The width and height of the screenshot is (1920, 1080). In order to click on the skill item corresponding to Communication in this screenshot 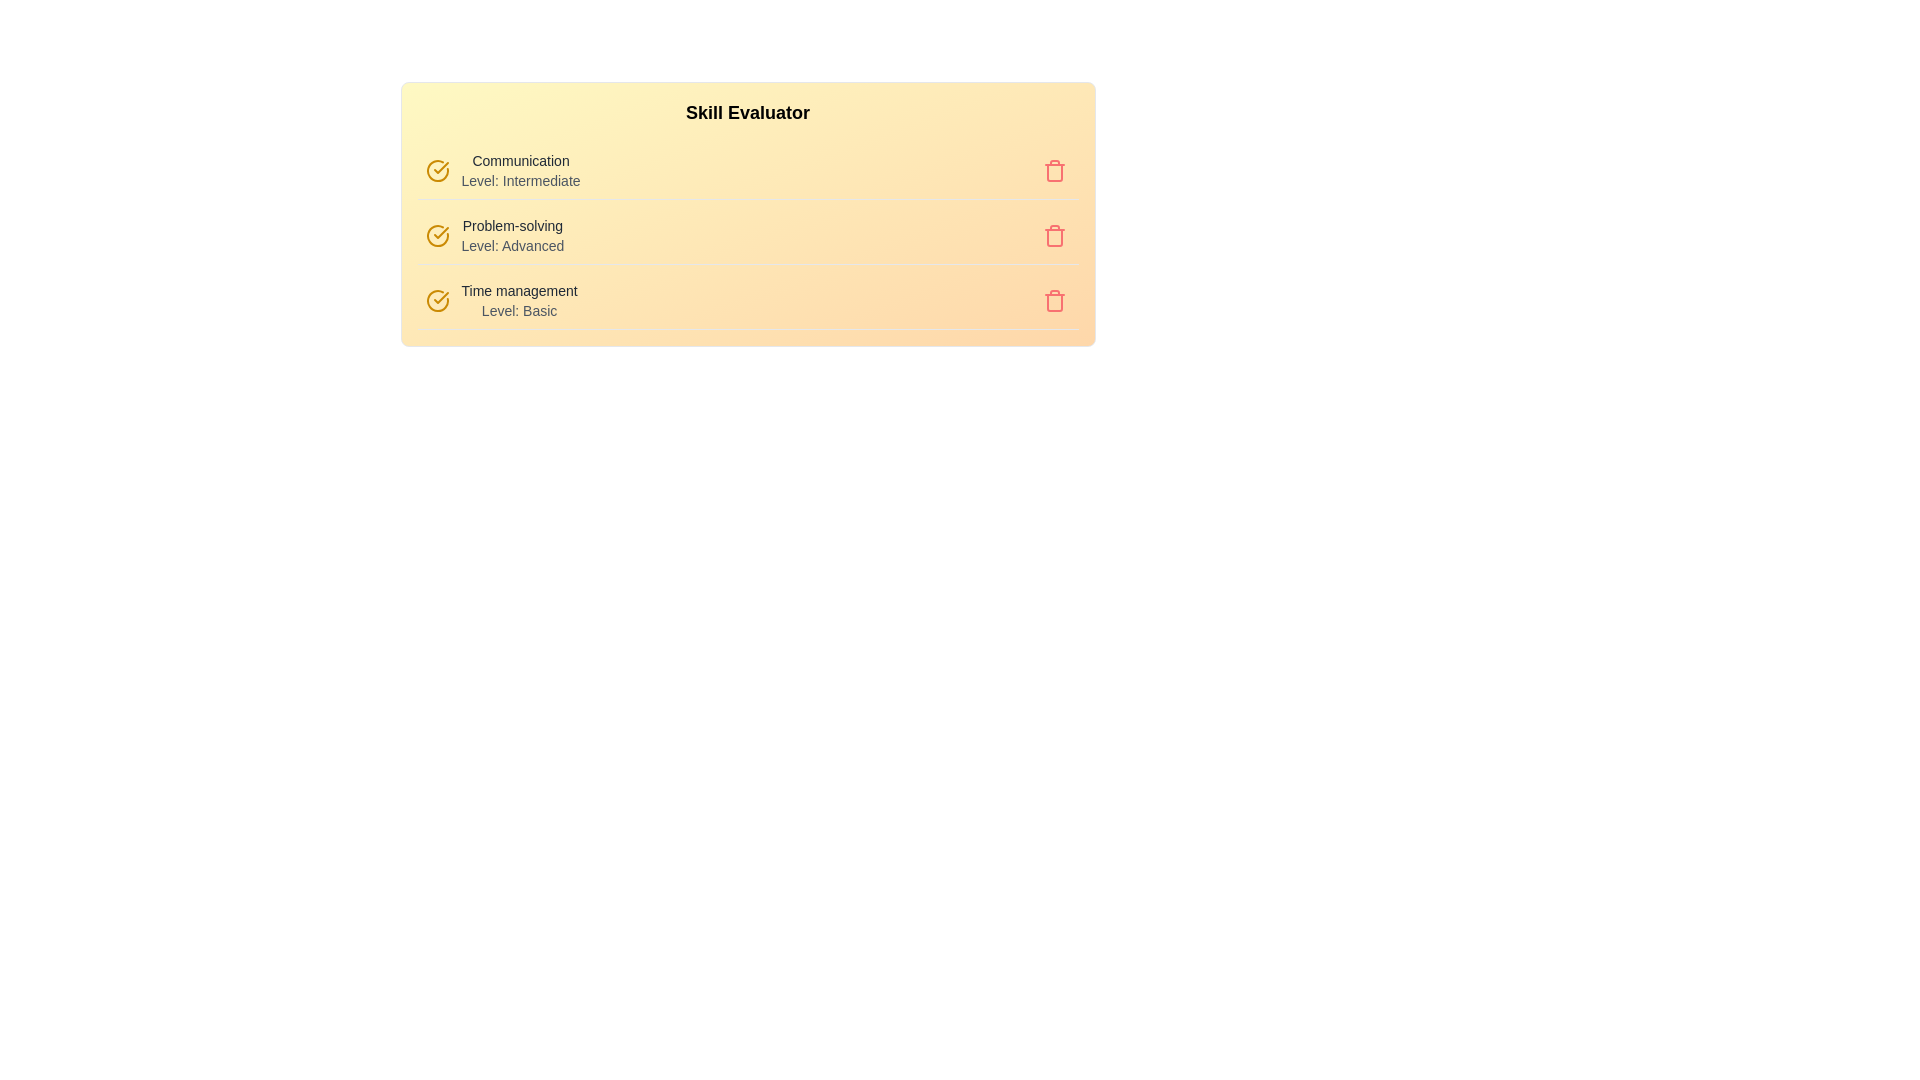, I will do `click(499, 149)`.